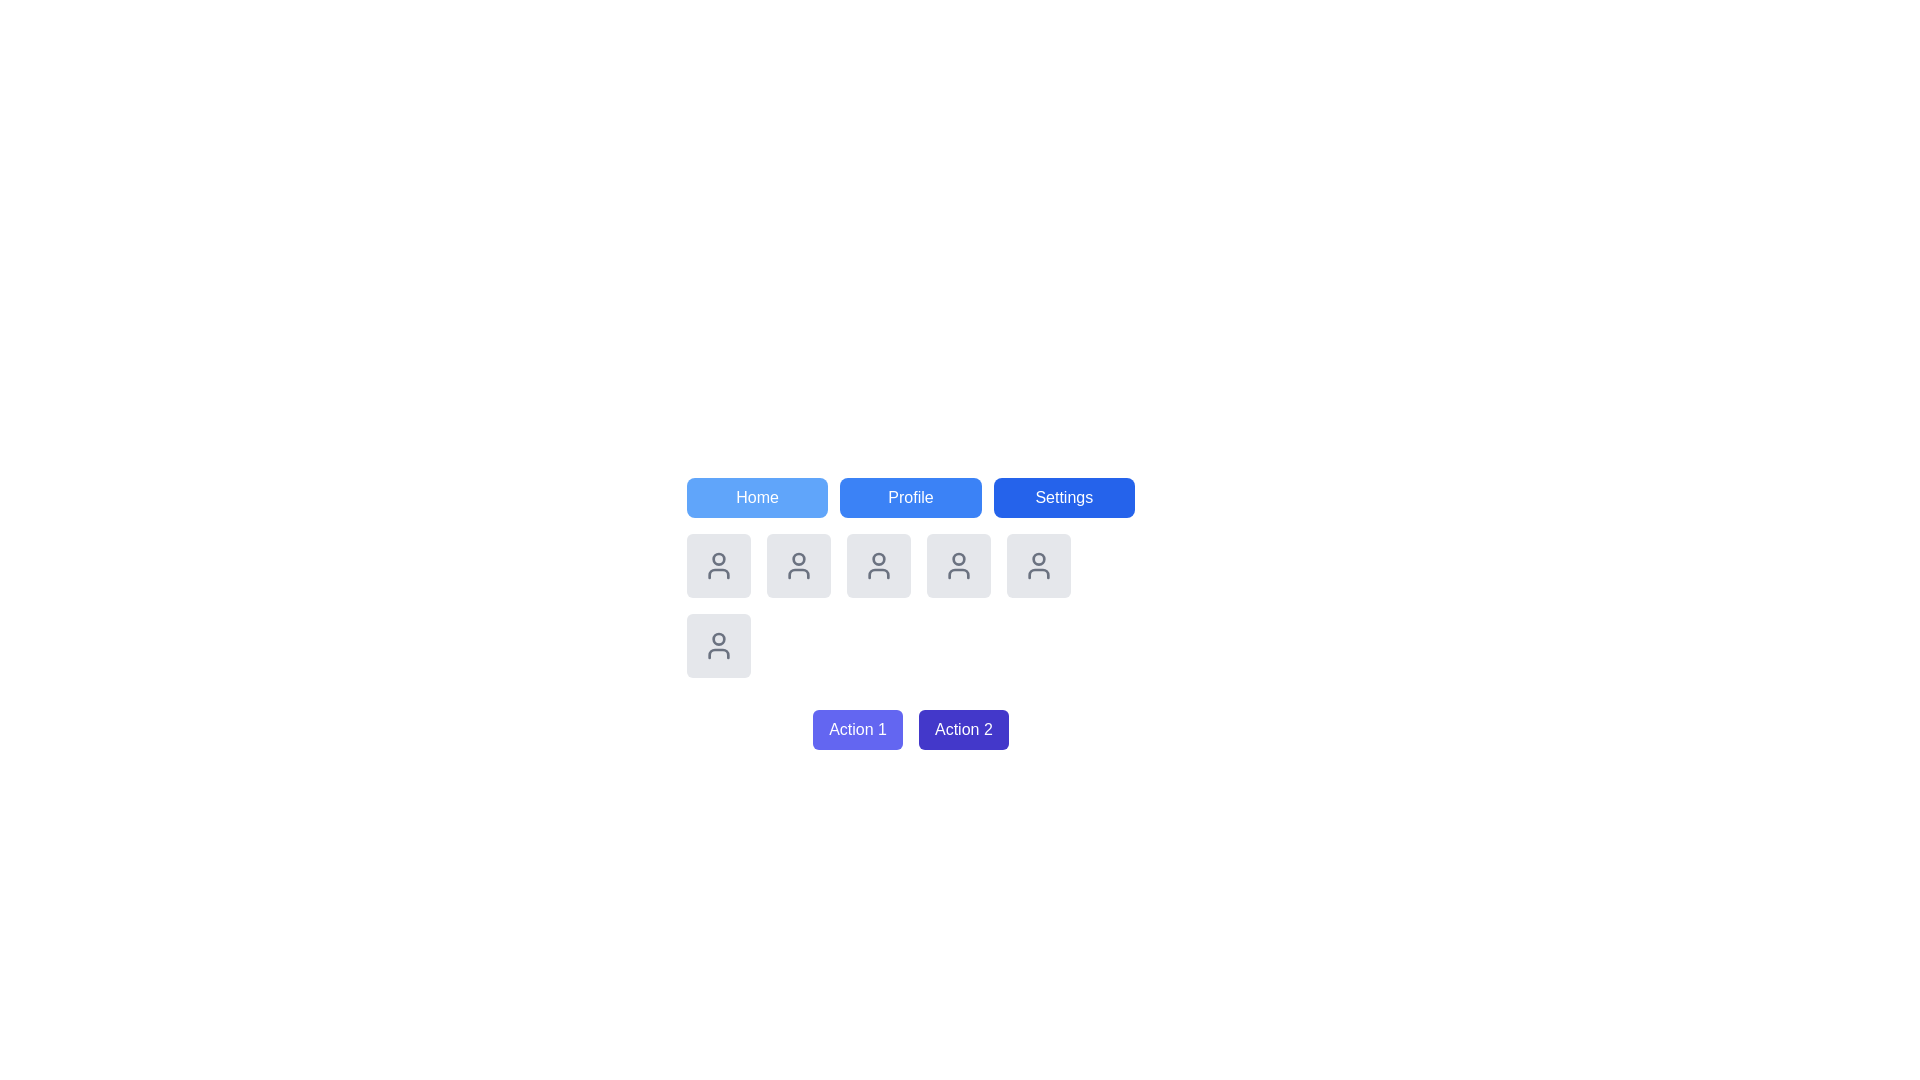 This screenshot has height=1080, width=1920. Describe the element at coordinates (797, 566) in the screenshot. I see `the user profile icon button located in the middle row, second item from the left` at that location.